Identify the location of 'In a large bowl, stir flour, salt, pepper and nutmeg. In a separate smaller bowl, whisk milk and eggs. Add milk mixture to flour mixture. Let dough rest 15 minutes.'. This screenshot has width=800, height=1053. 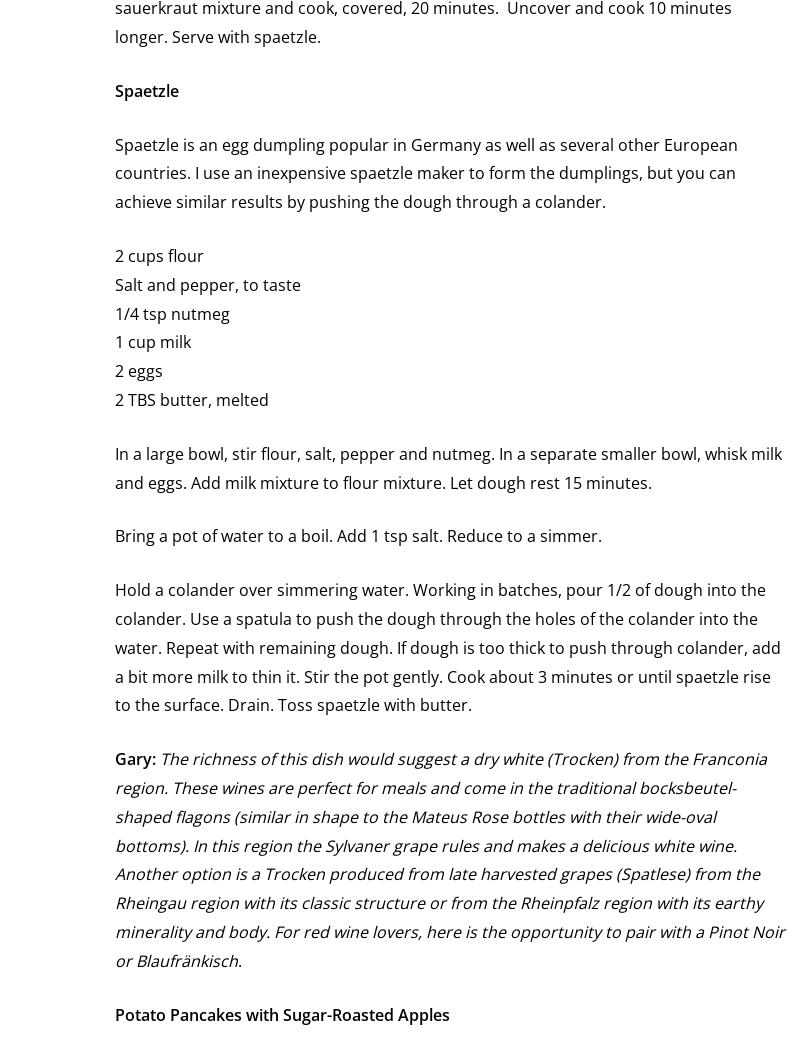
(447, 466).